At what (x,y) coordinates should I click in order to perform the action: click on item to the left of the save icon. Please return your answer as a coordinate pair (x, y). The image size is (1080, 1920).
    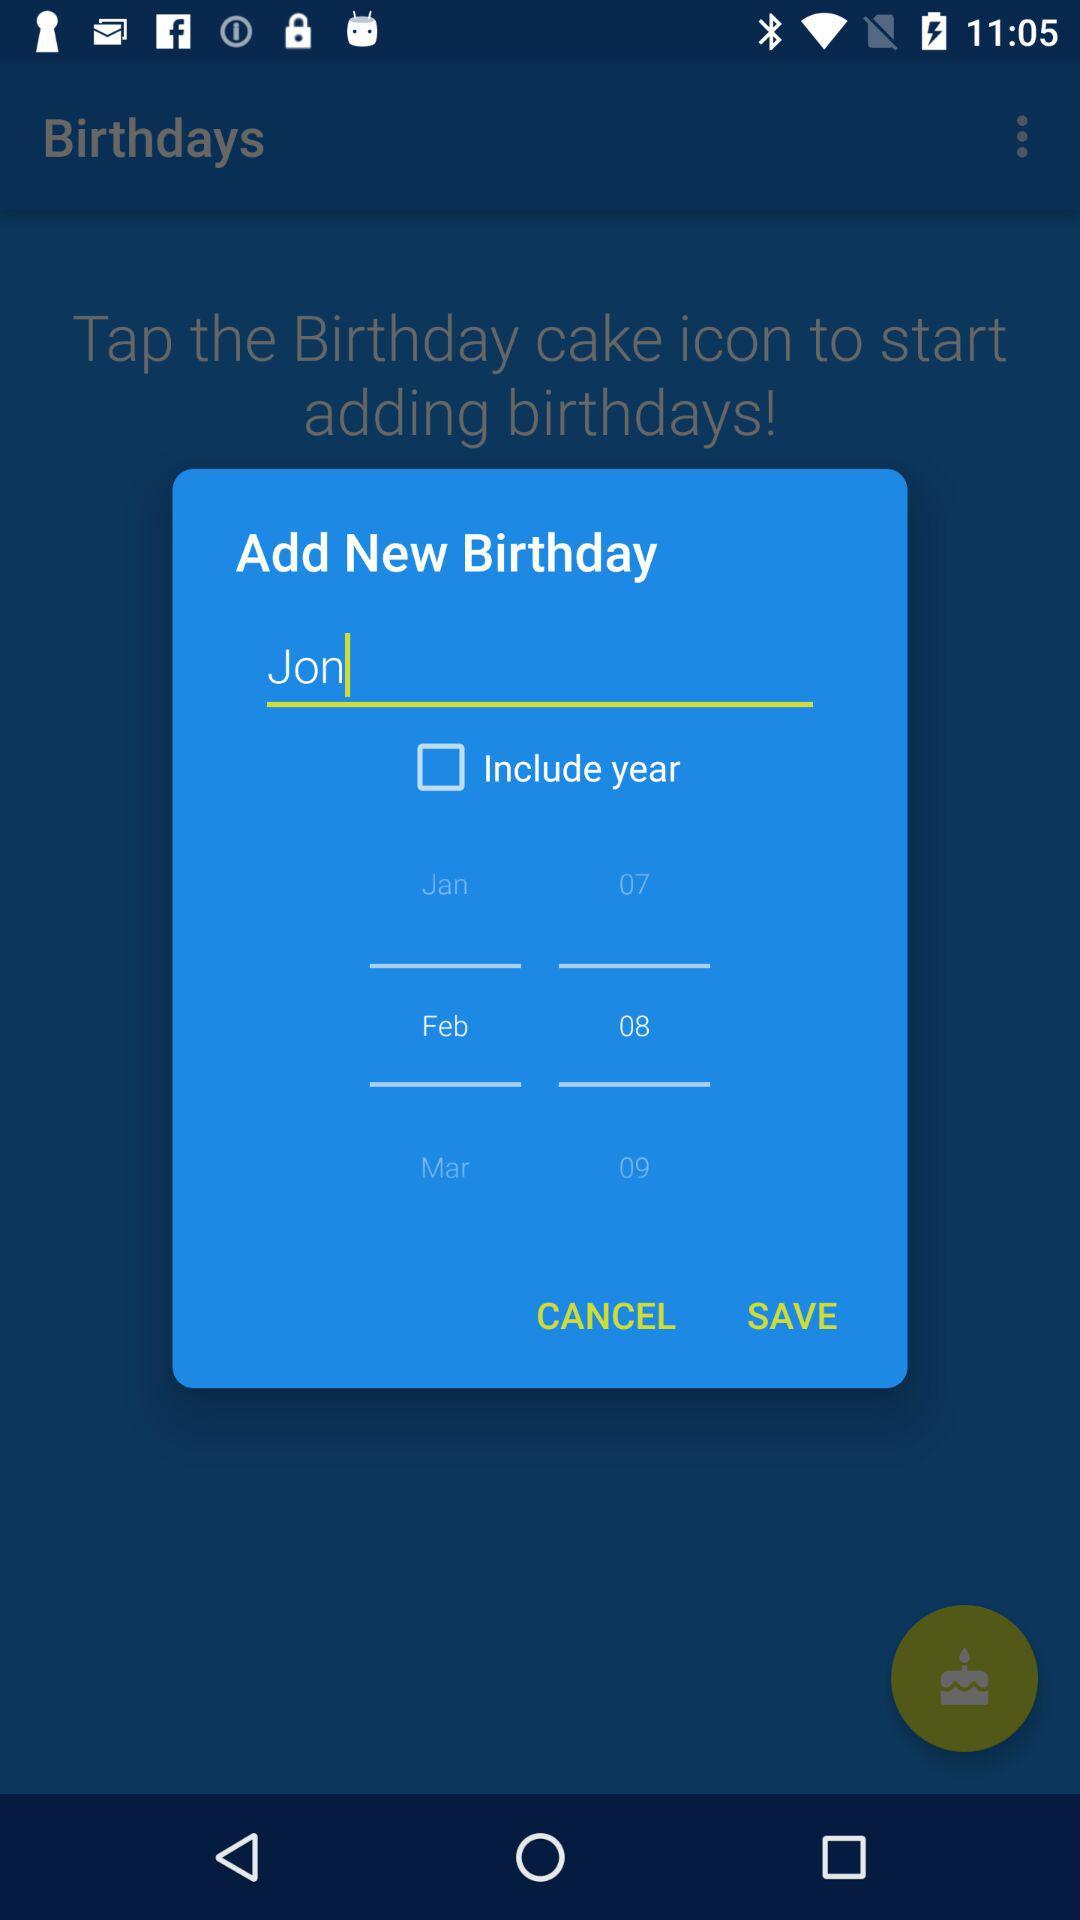
    Looking at the image, I should click on (605, 1314).